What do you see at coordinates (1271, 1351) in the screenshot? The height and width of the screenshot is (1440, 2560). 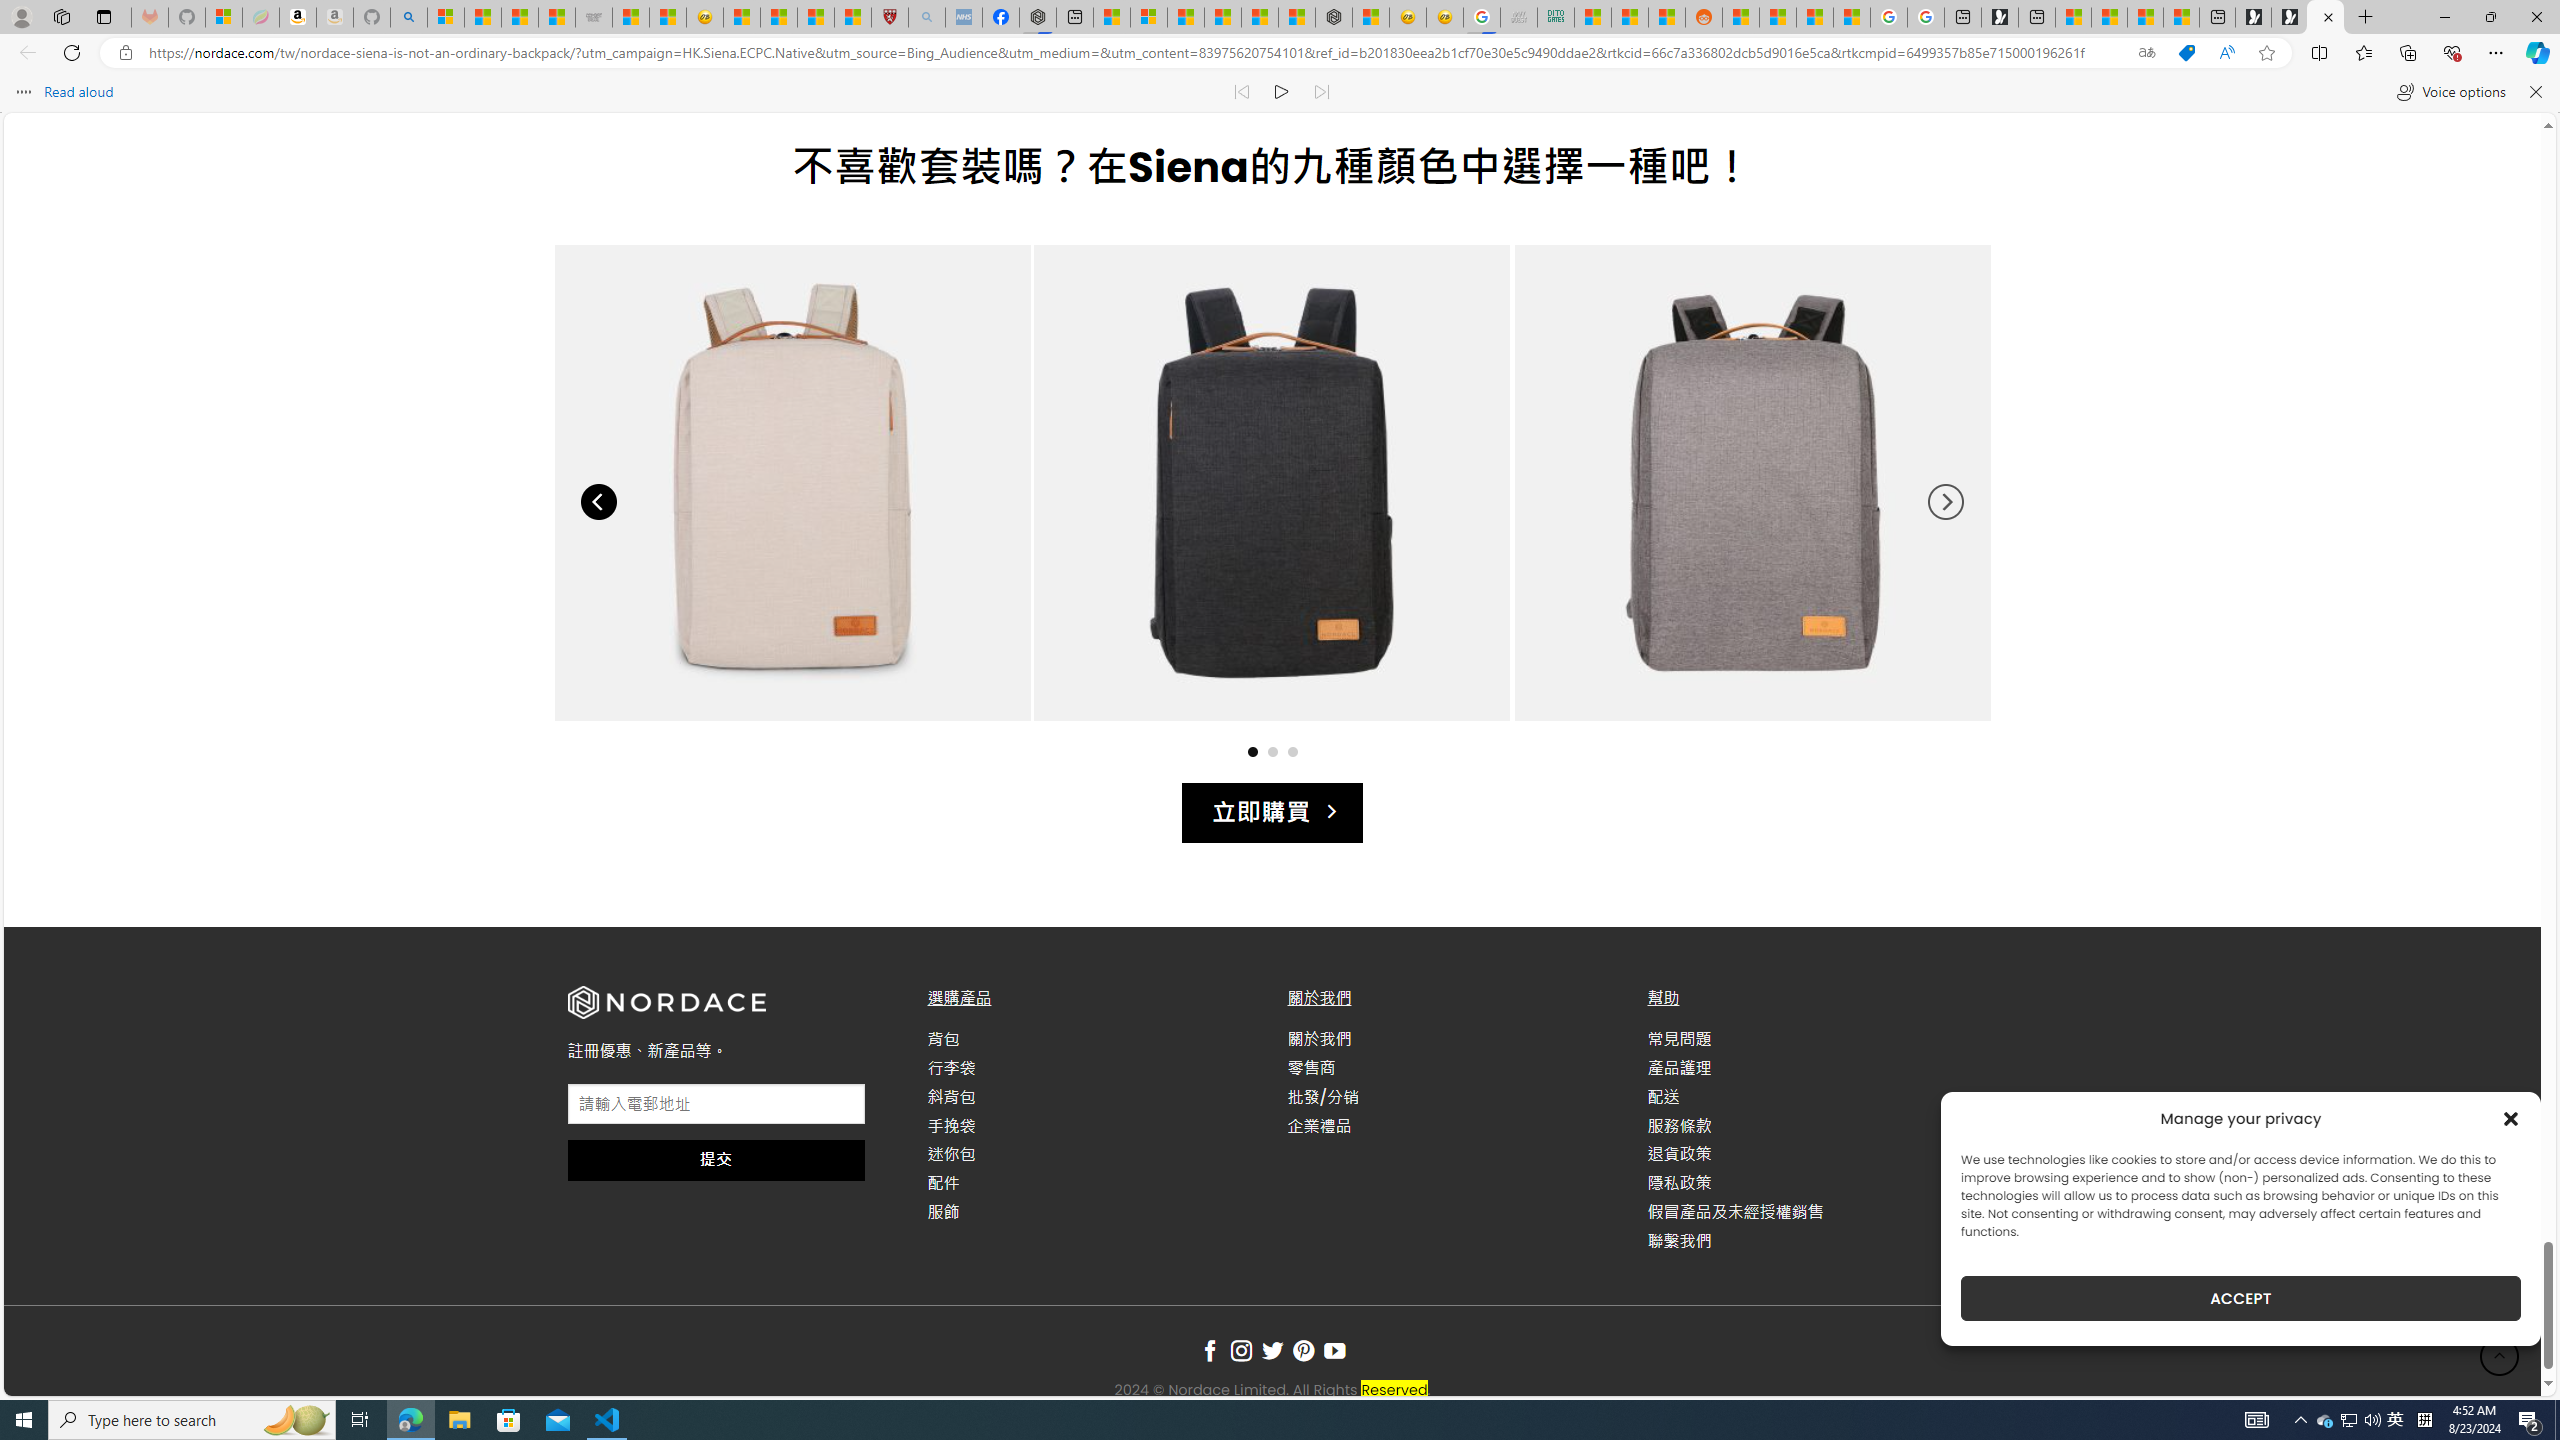 I see `'Follow on Twitter'` at bounding box center [1271, 1351].